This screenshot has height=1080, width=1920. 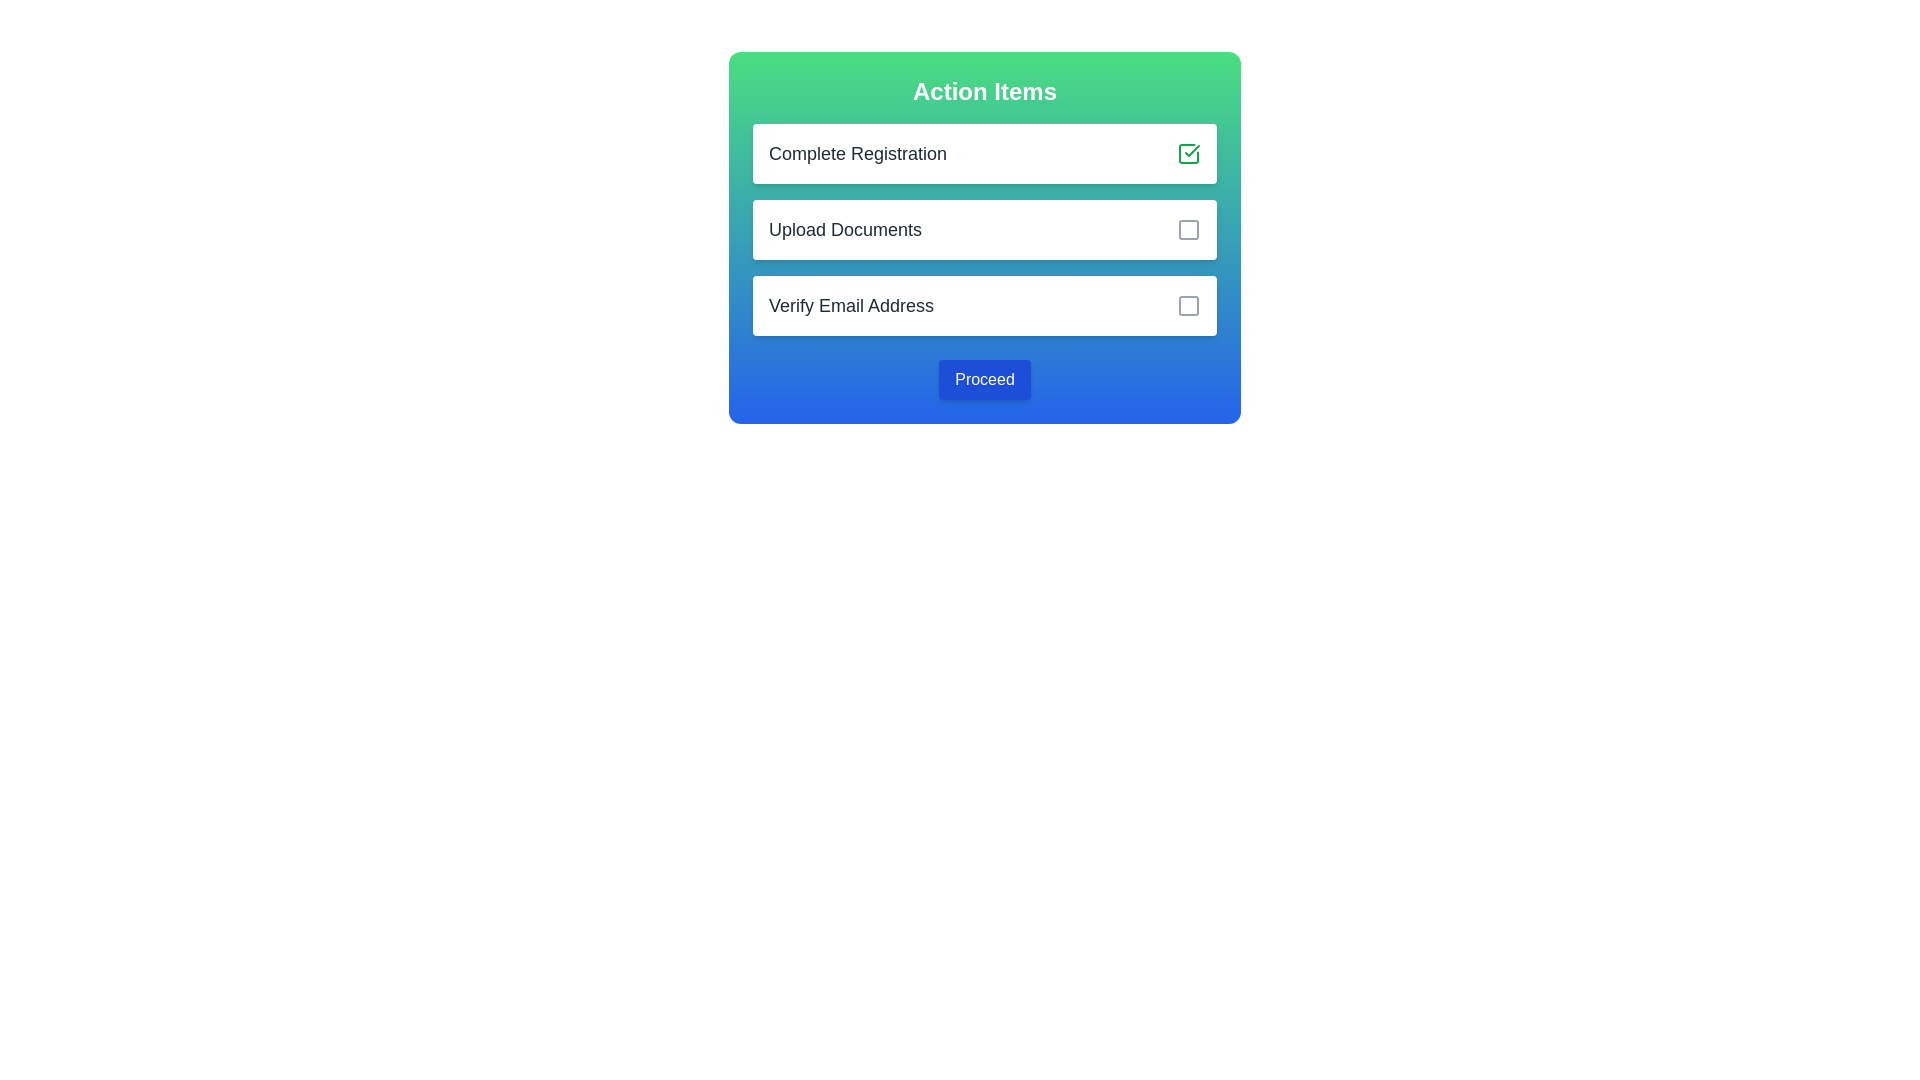 What do you see at coordinates (1189, 153) in the screenshot?
I see `the checkbox indicating the completion status of the 'Complete Registration' action item` at bounding box center [1189, 153].